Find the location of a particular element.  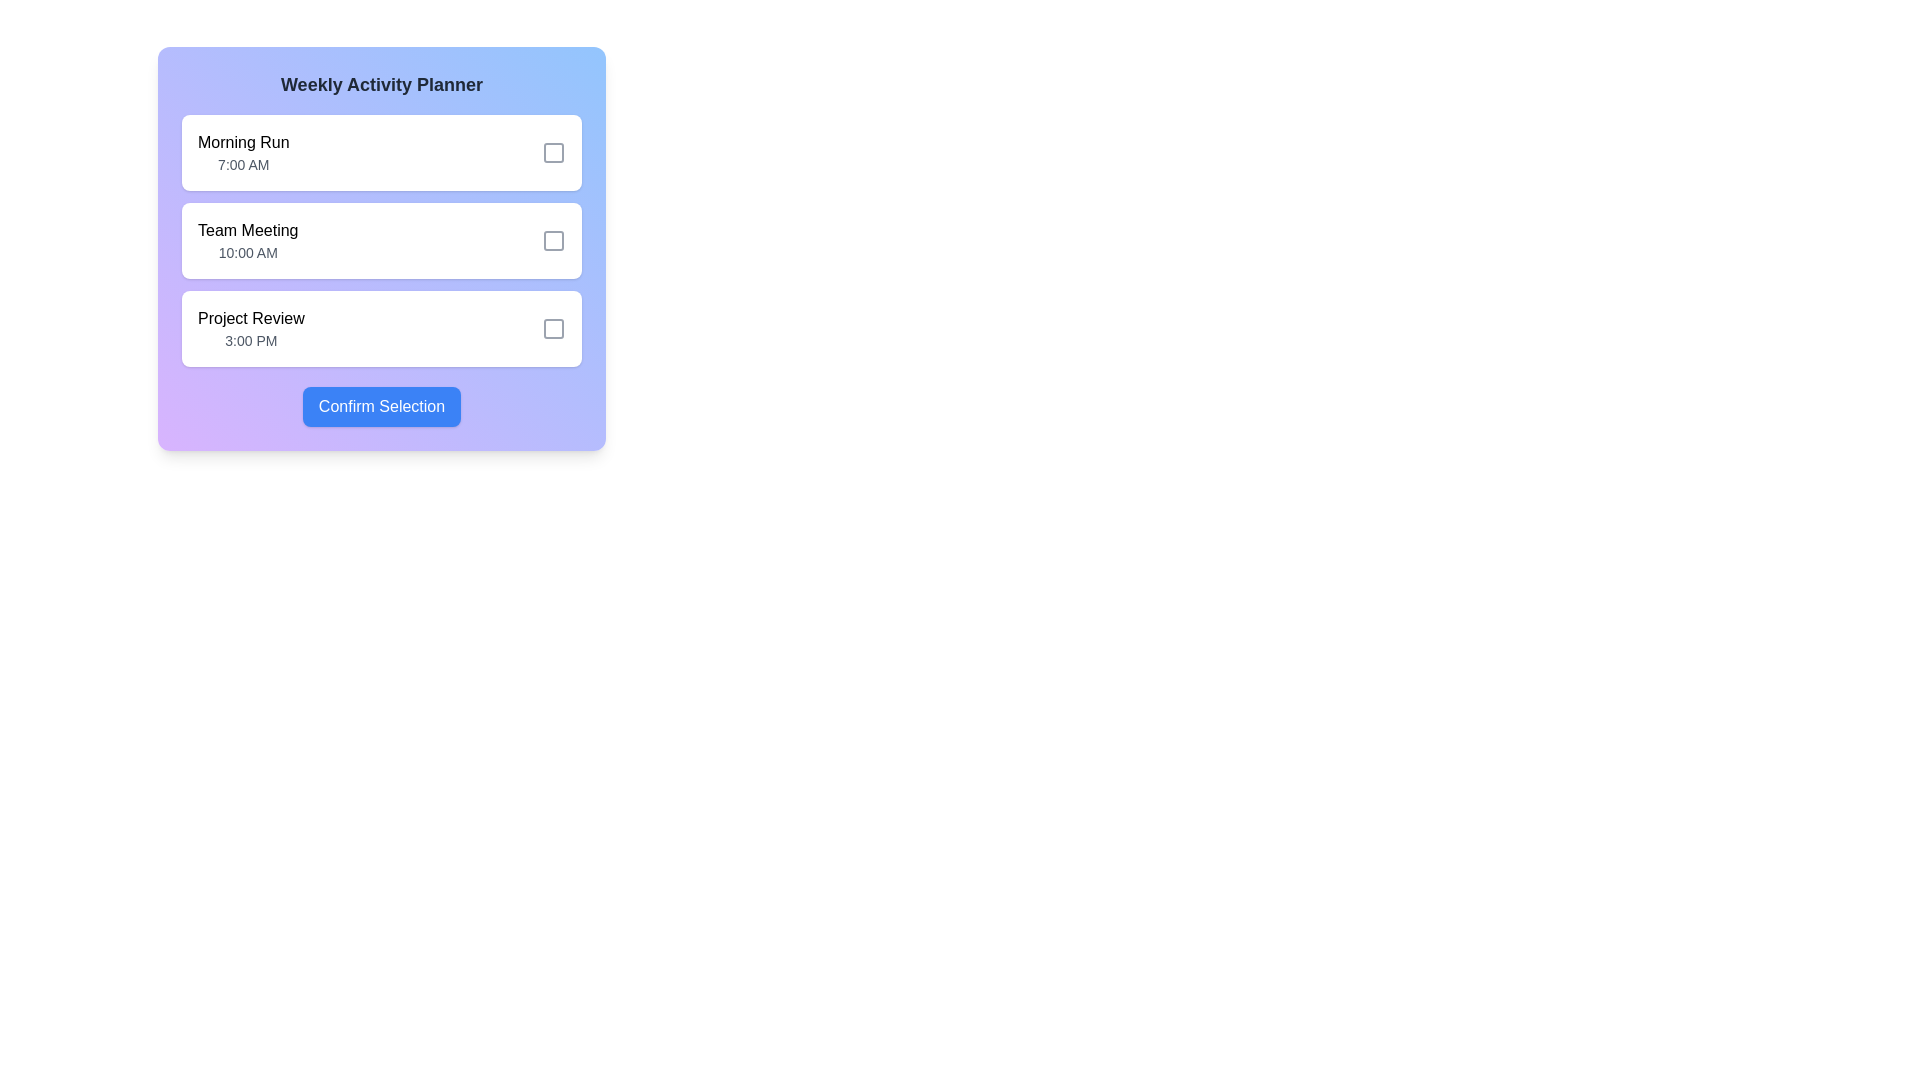

the Information Display Block that shows 'Team Meeting' and '10:00 AM' to read its content is located at coordinates (247, 239).